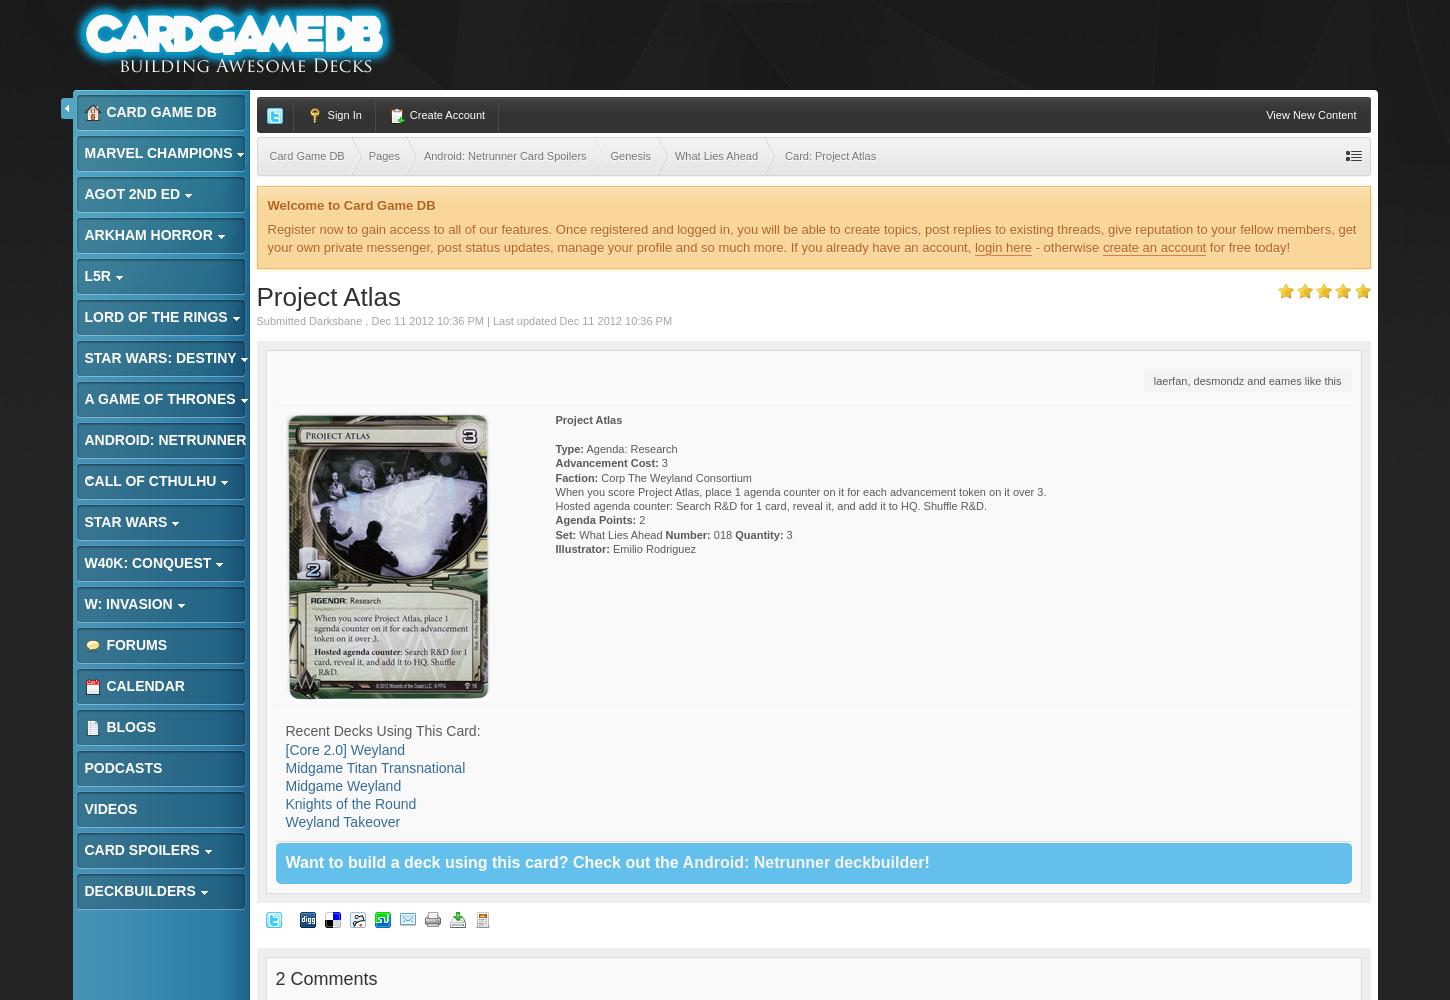 Image resolution: width=1450 pixels, height=1000 pixels. What do you see at coordinates (83, 316) in the screenshot?
I see `'Lord of the Rings'` at bounding box center [83, 316].